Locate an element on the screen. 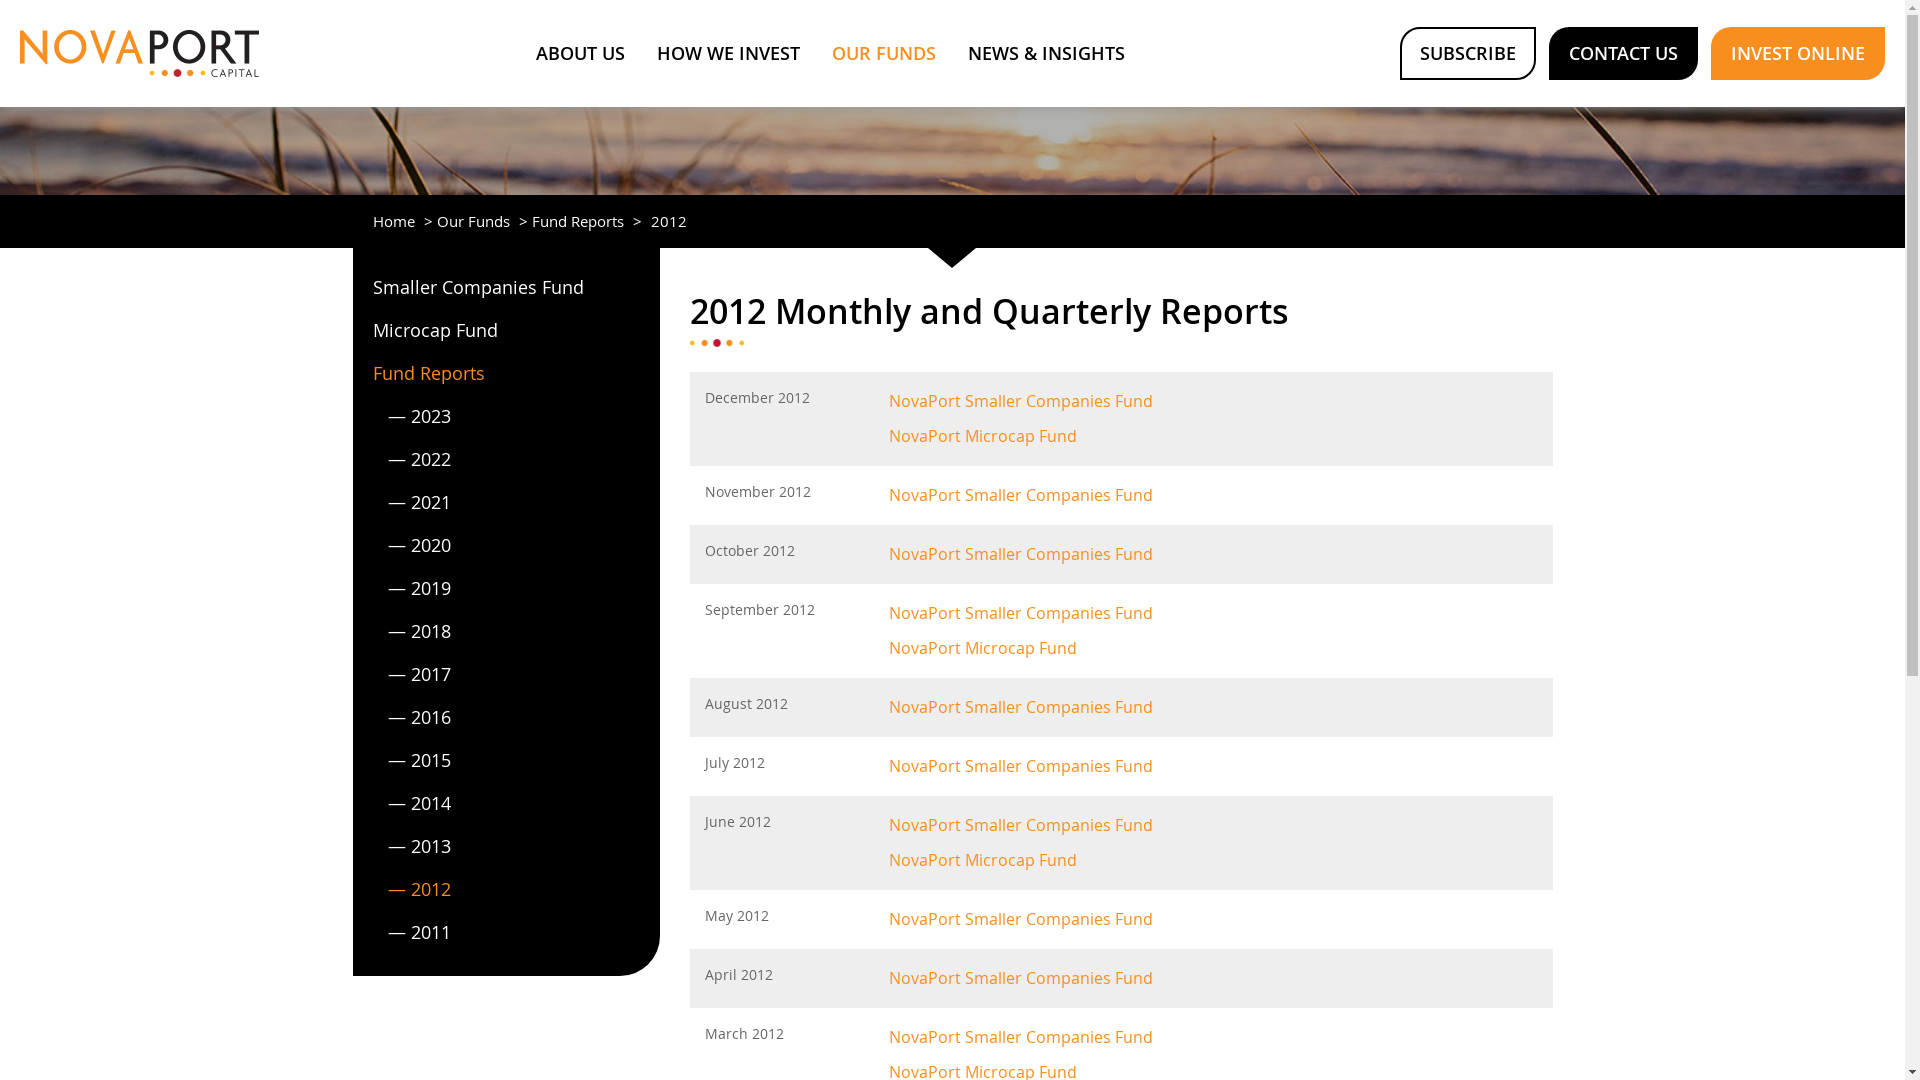 The width and height of the screenshot is (1920, 1080). 'NovaPort Microcap Fund' is located at coordinates (983, 434).